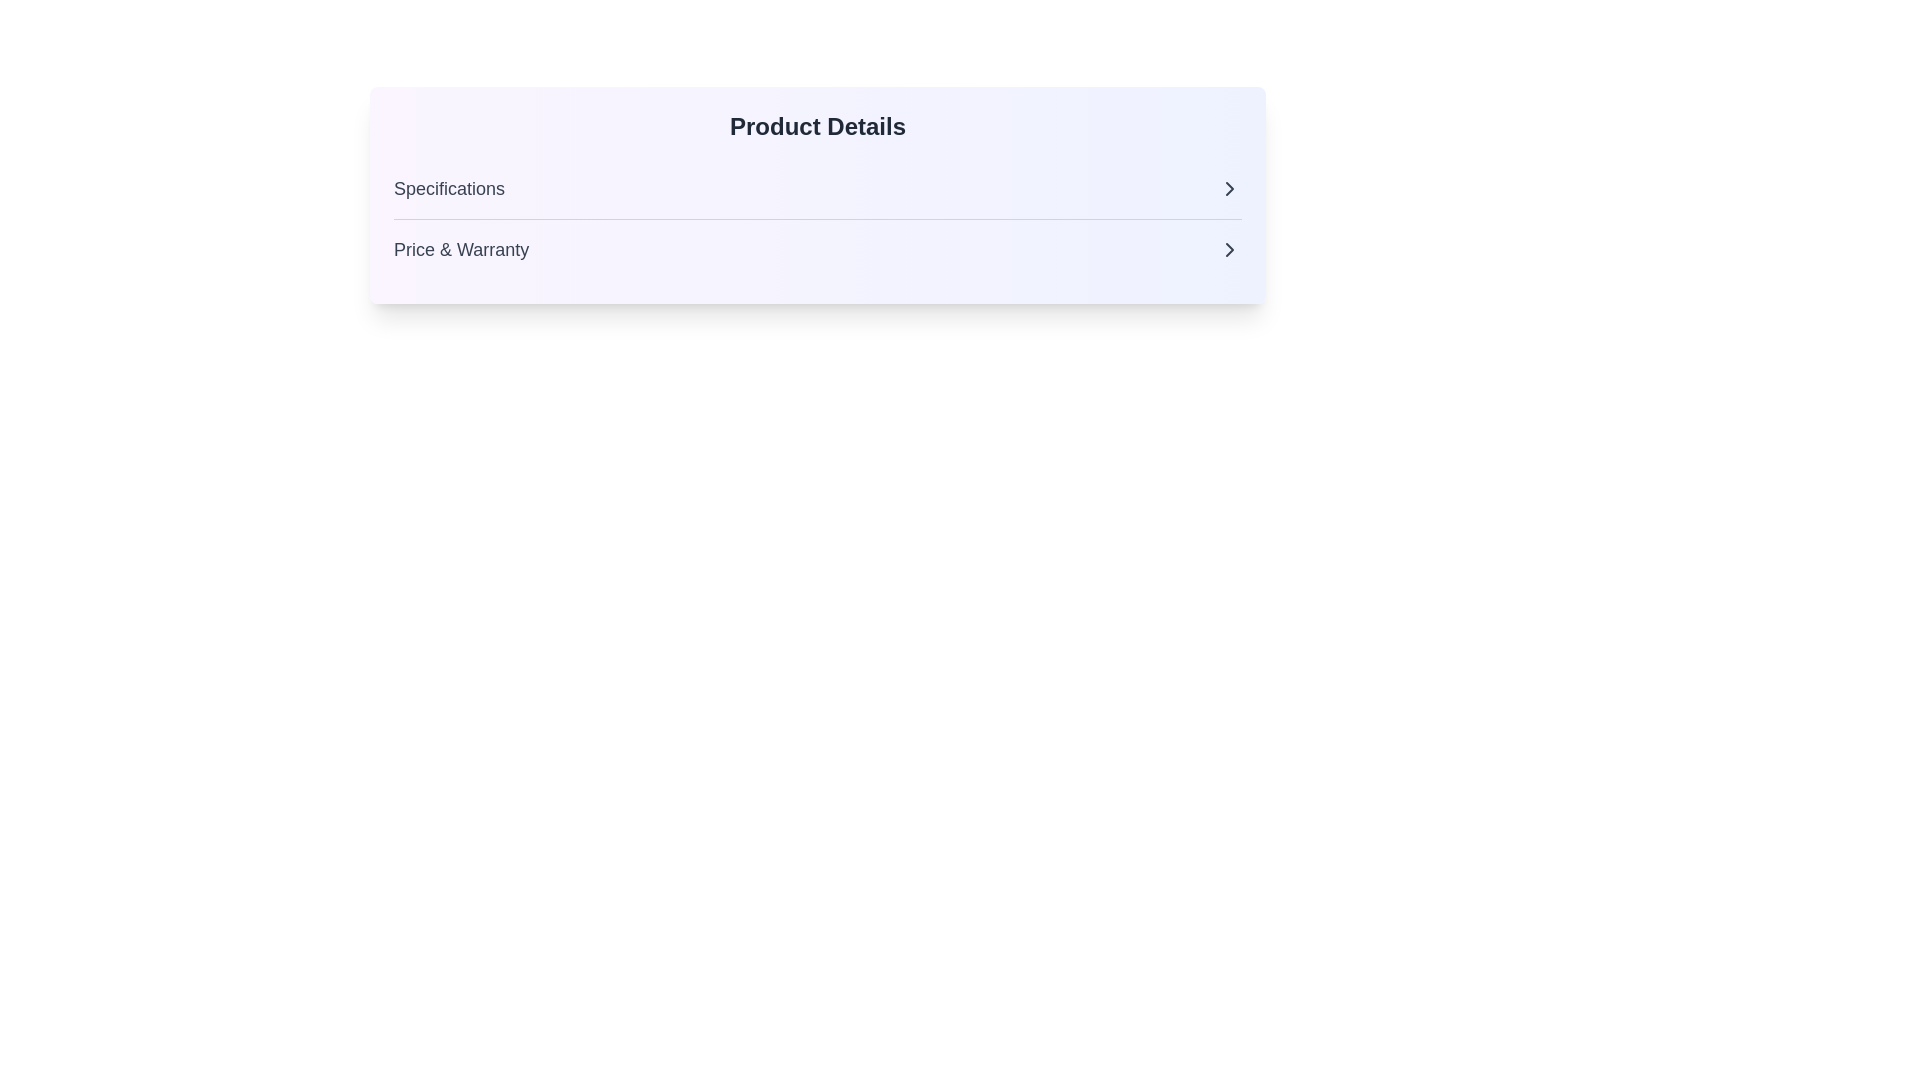 The width and height of the screenshot is (1920, 1080). What do you see at coordinates (1228, 249) in the screenshot?
I see `the right-facing chevron arrow, which is styled as a simple line drawing in black and indicates a forward or next action, located to the right of the 'Price & Warranty' label` at bounding box center [1228, 249].